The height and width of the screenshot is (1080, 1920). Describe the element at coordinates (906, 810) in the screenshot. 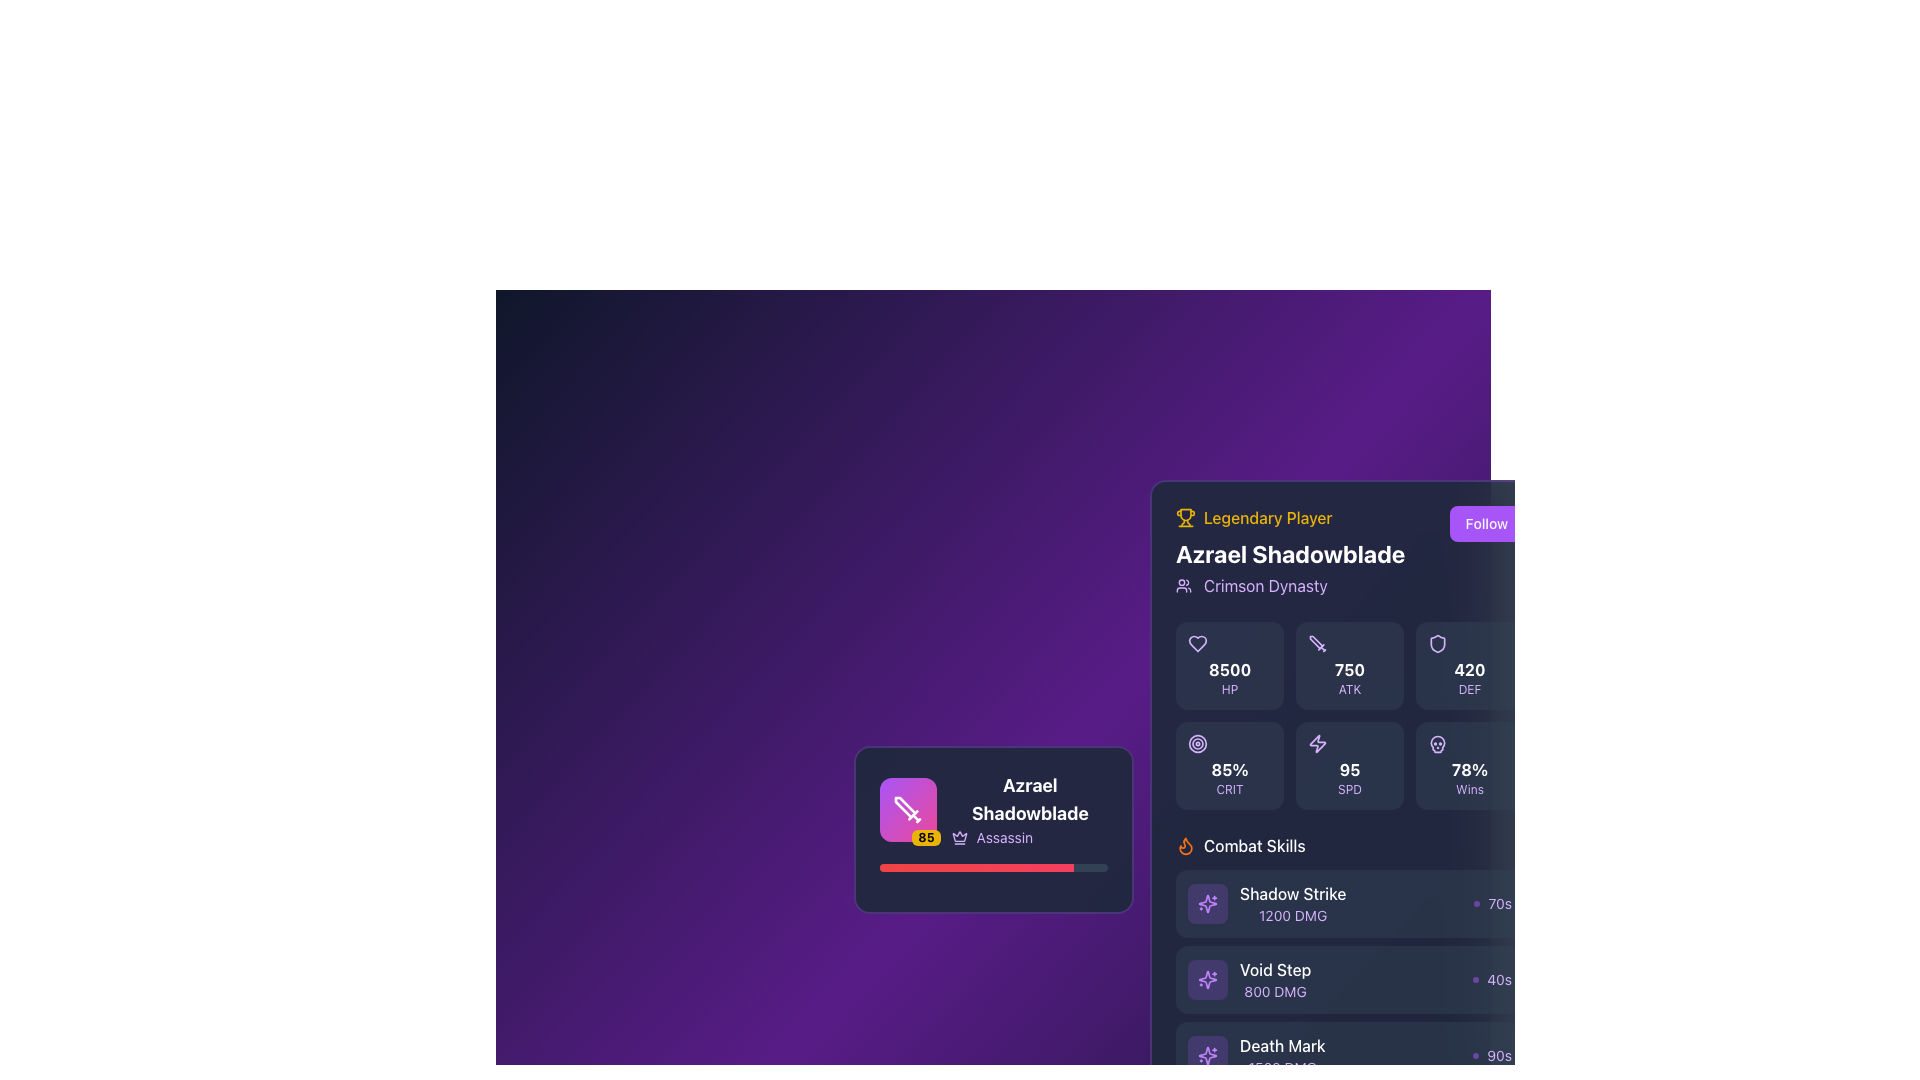

I see `the graphical display tile with rounded corners that has a gradient background transitioning from purple to pink for accessibility` at that location.